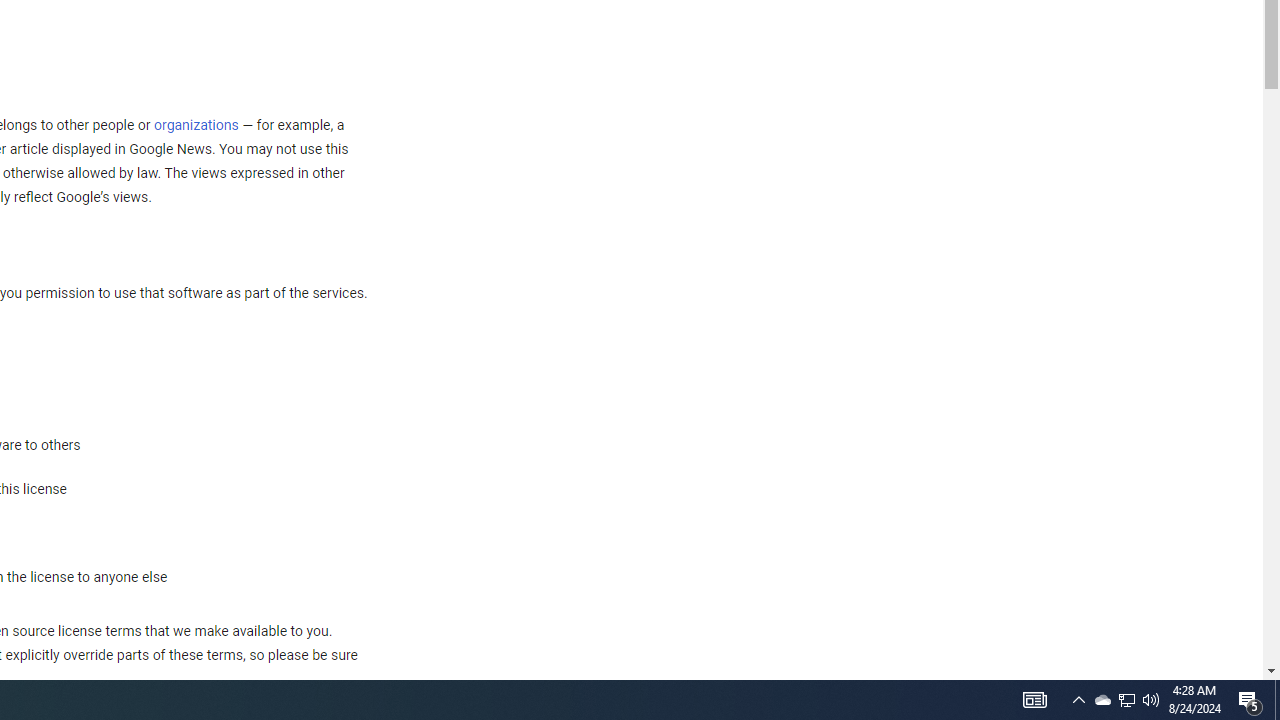 Image resolution: width=1280 pixels, height=720 pixels. What do you see at coordinates (196, 125) in the screenshot?
I see `'organizations'` at bounding box center [196, 125].